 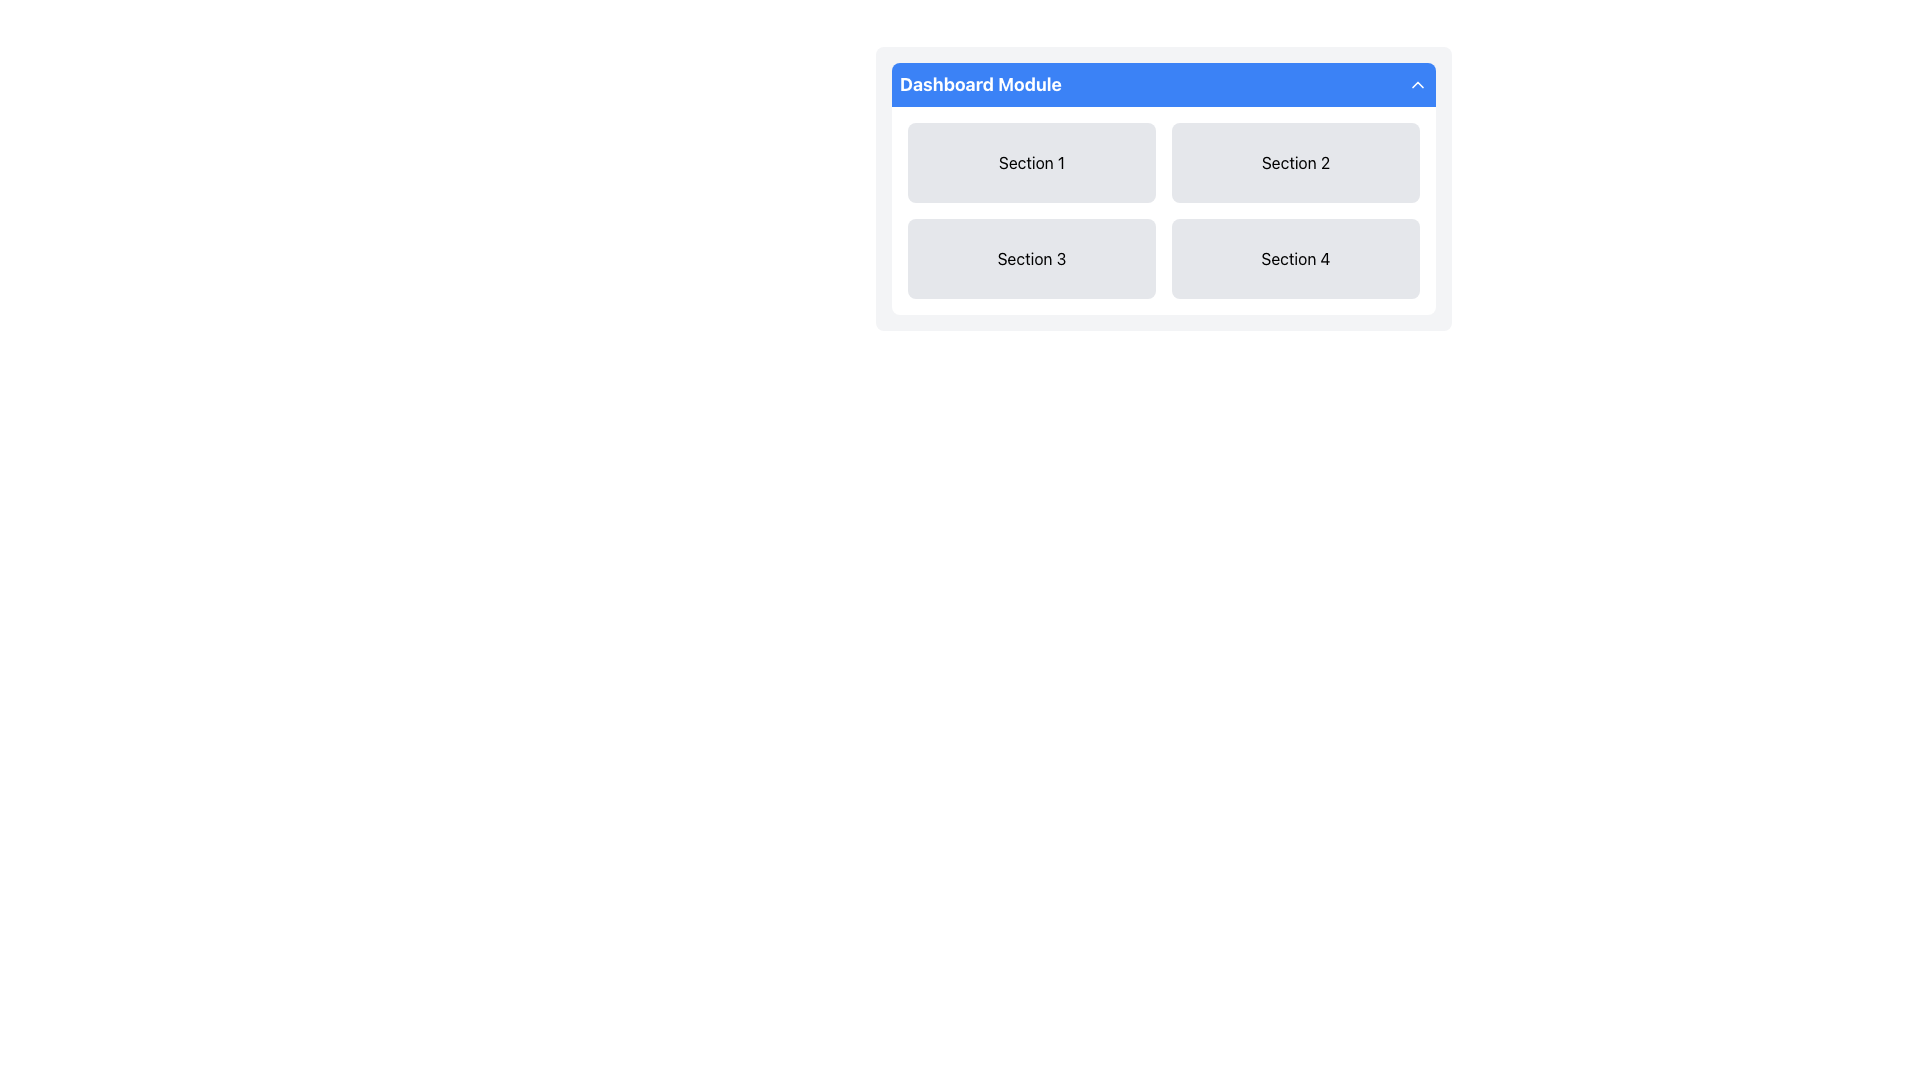 What do you see at coordinates (1416, 83) in the screenshot?
I see `the upward-facing arrow icon button within the small blue-rounded square located in the header of the 'Dashboard Module' panel` at bounding box center [1416, 83].